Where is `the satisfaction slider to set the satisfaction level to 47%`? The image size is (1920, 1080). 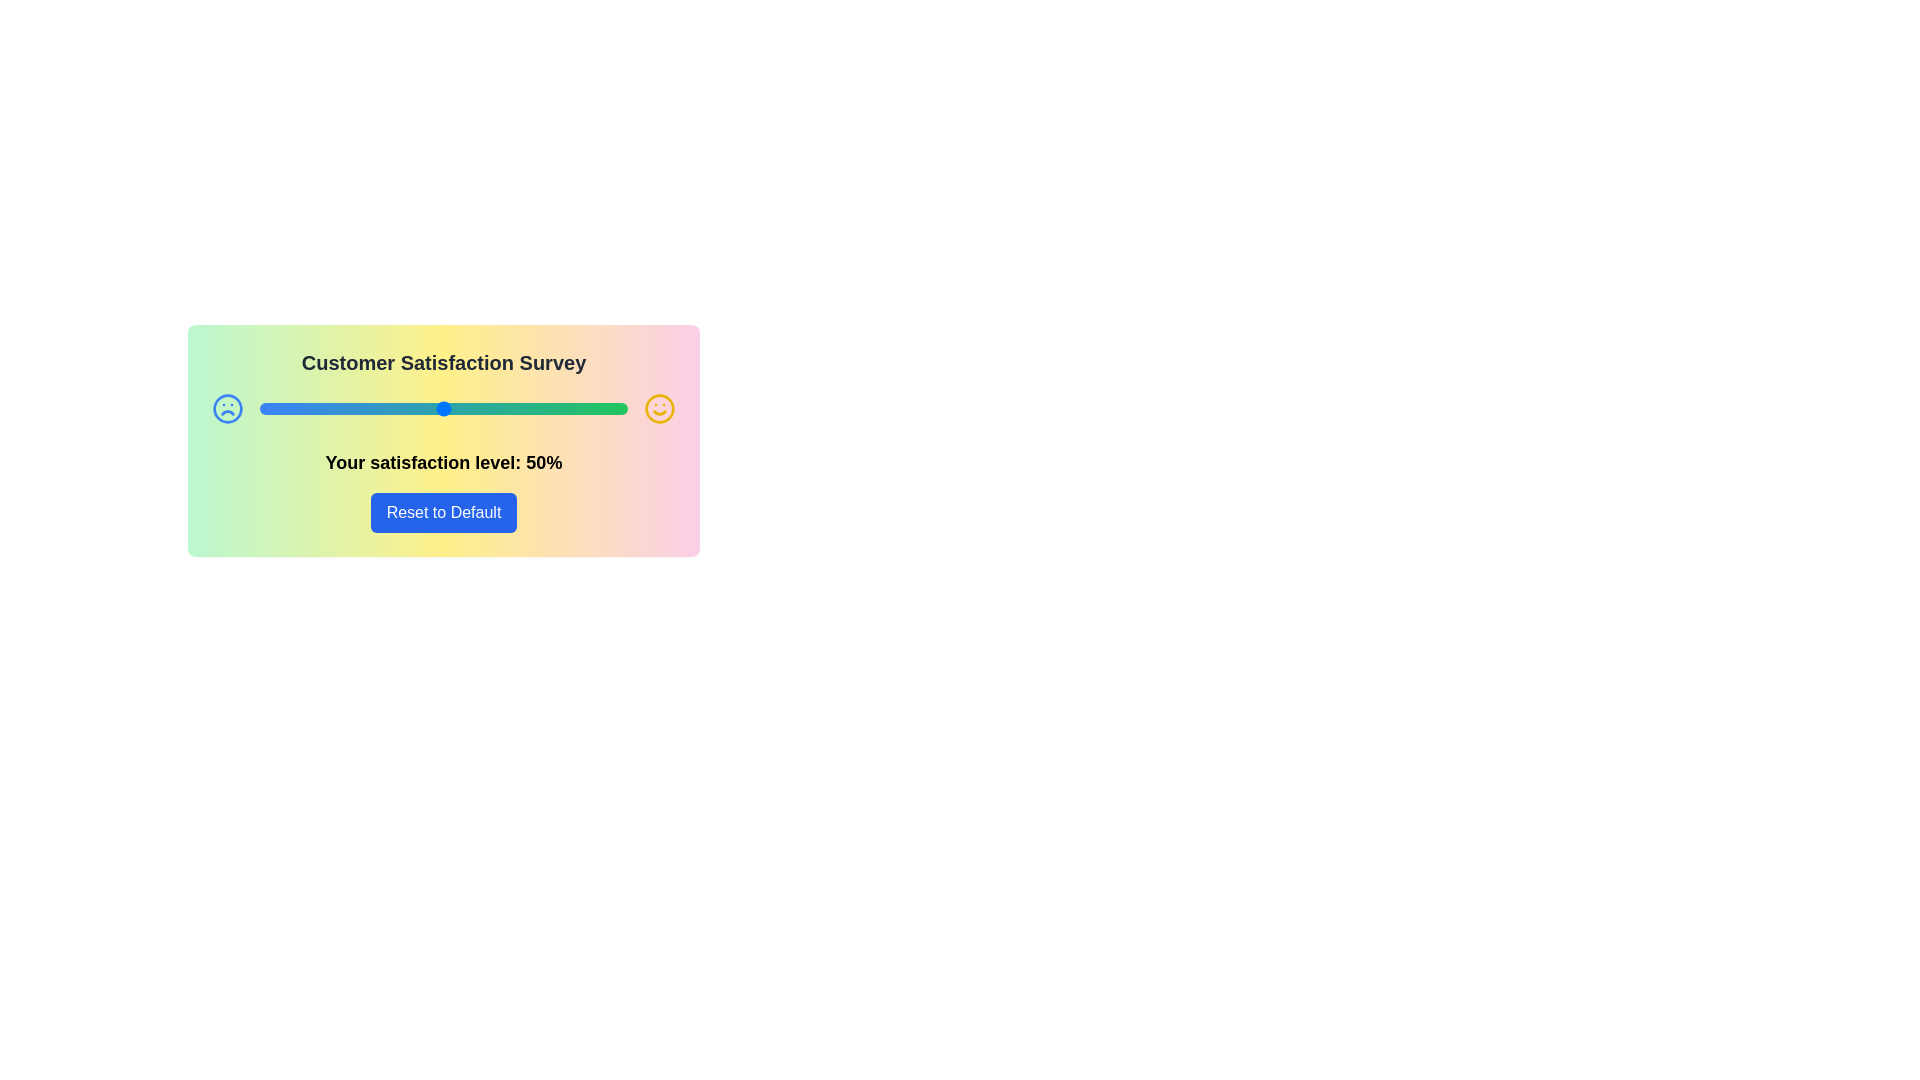
the satisfaction slider to set the satisfaction level to 47% is located at coordinates (431, 407).